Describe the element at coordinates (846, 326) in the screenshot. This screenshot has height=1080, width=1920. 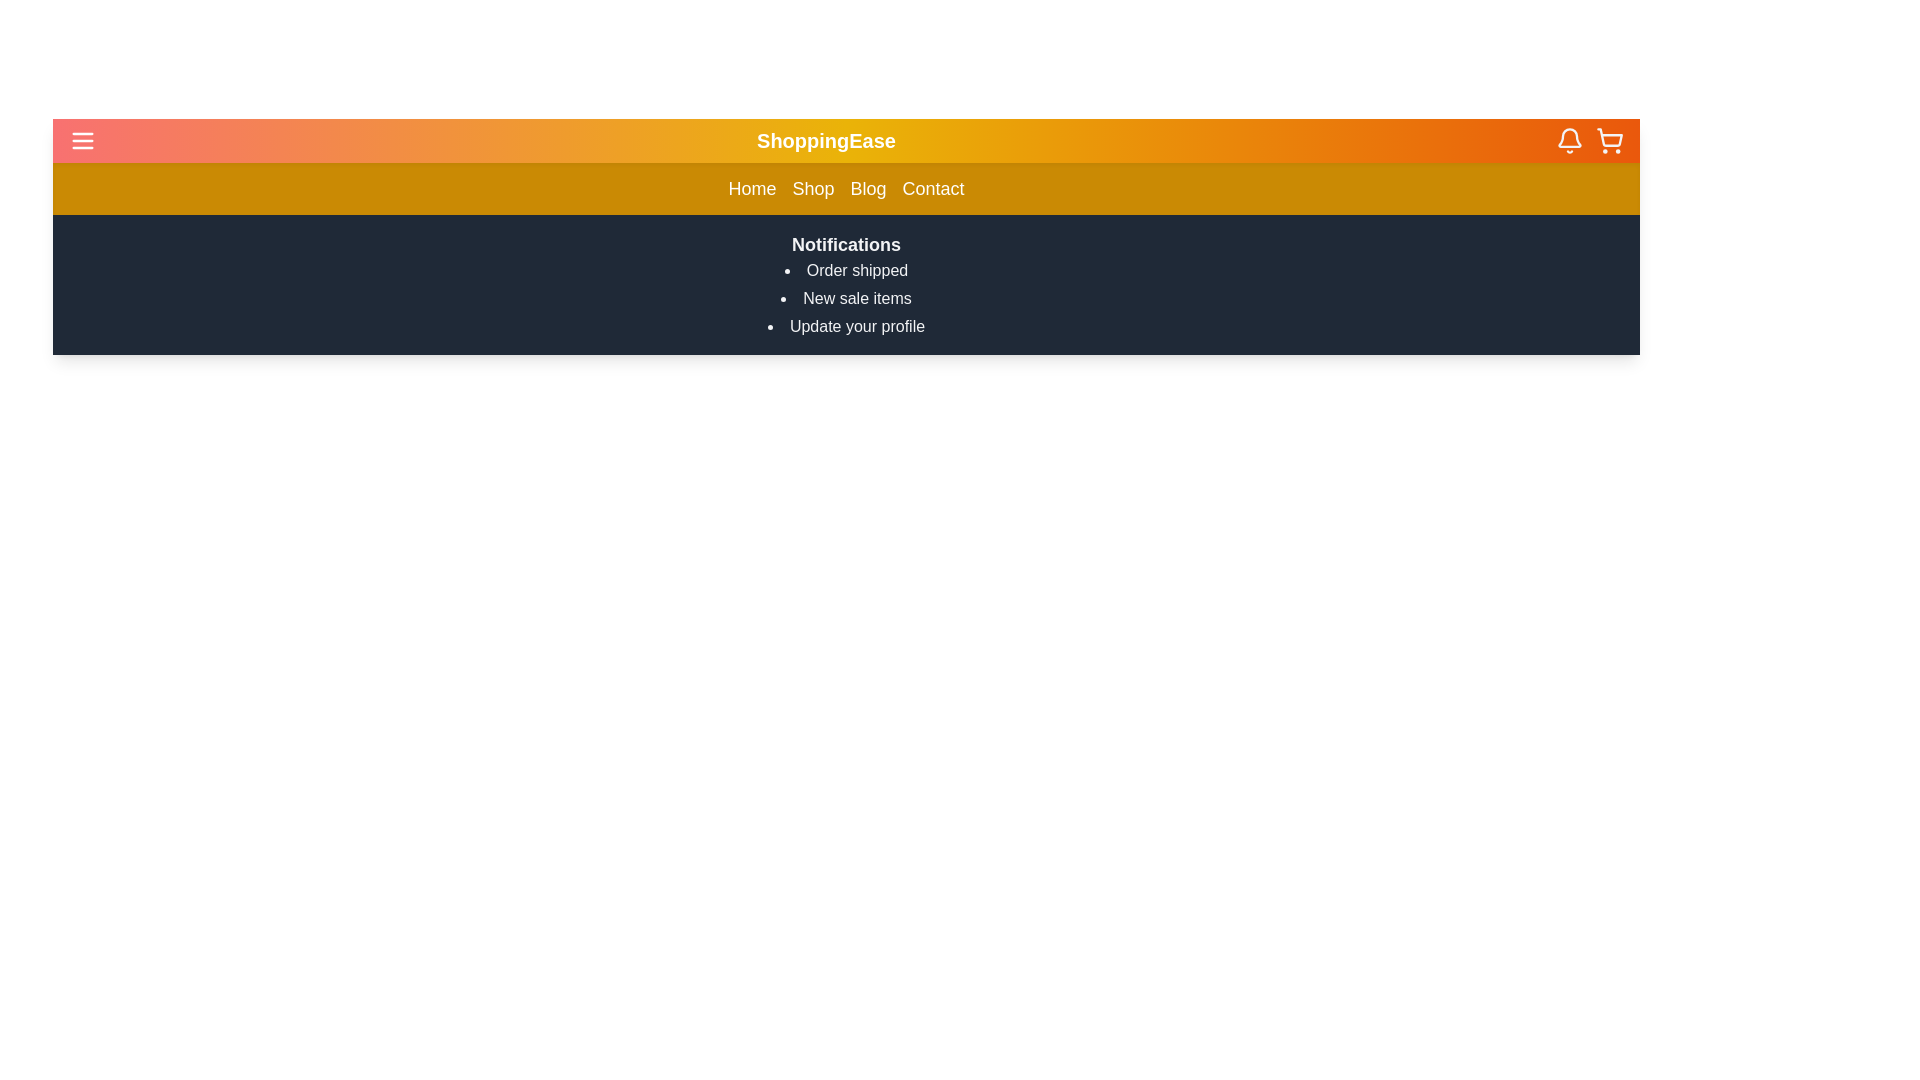
I see `the third item in the bulleted list under the heading 'Notifications', which prompts the user to take action related to updating their profile` at that location.